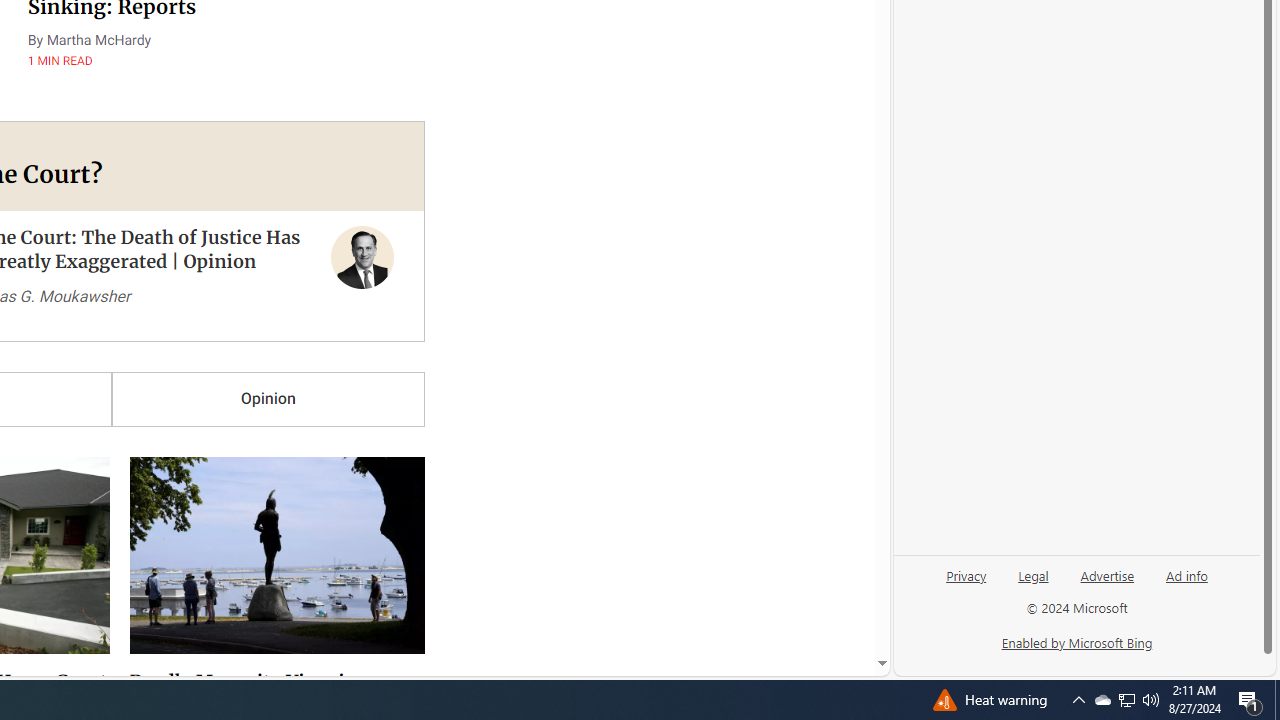 The height and width of the screenshot is (720, 1280). I want to click on 'Opinion', so click(267, 399).